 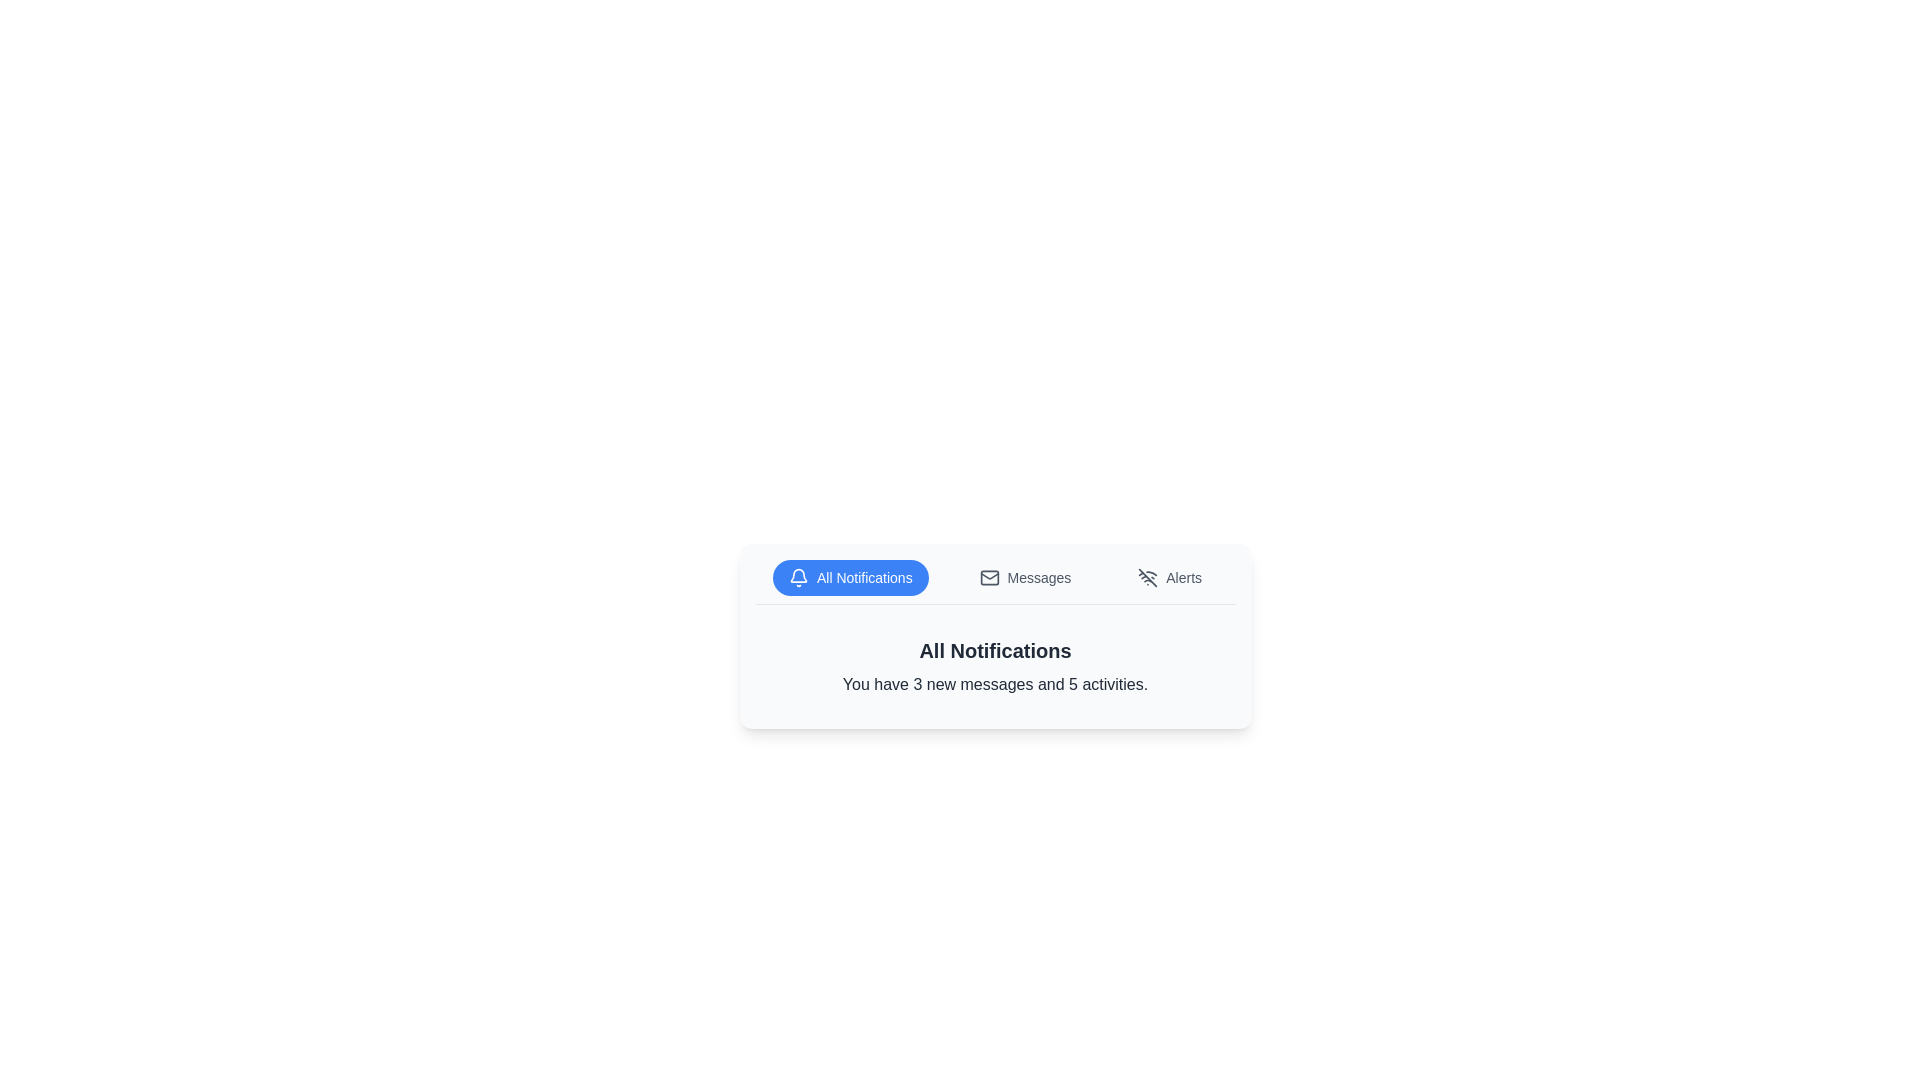 I want to click on the 'Messages' button, which features an envelope icon and is styled with gray text and rounded corners, so click(x=1025, y=578).